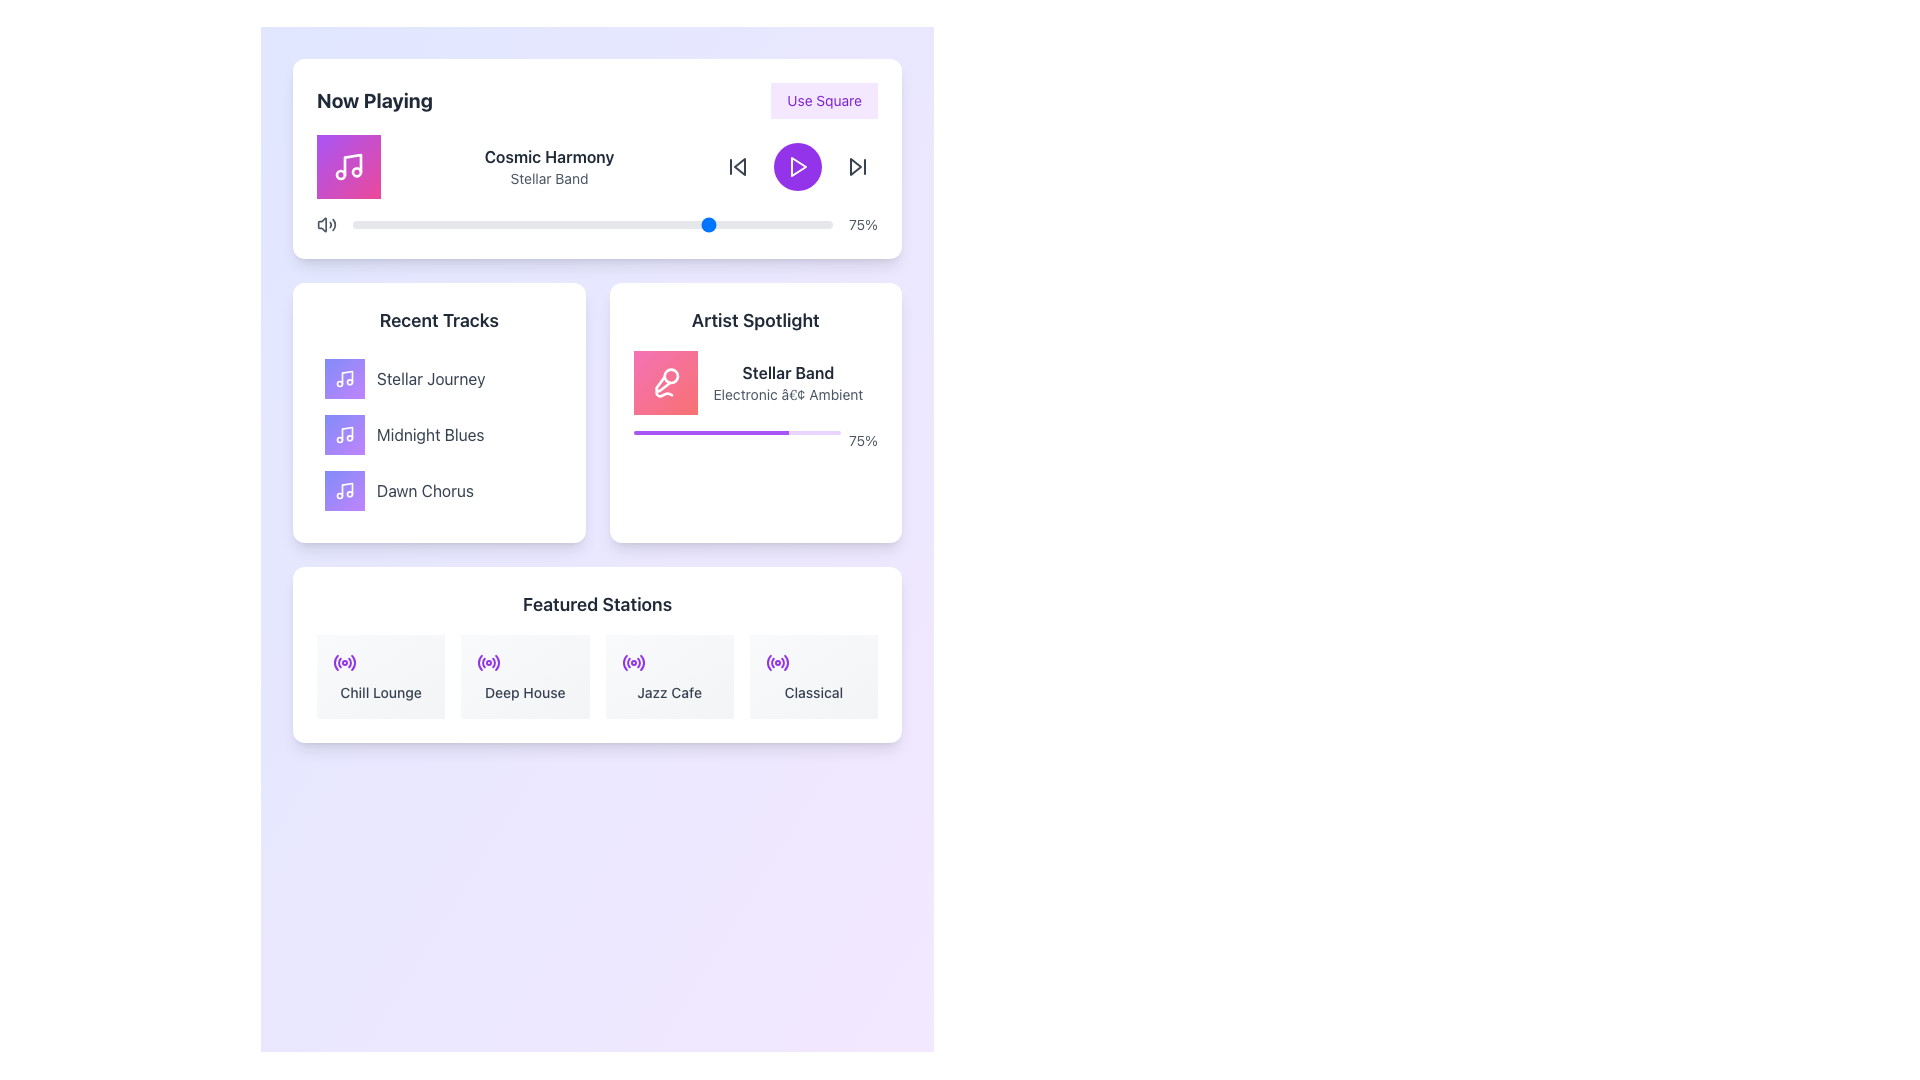  What do you see at coordinates (620, 224) in the screenshot?
I see `the slider` at bounding box center [620, 224].